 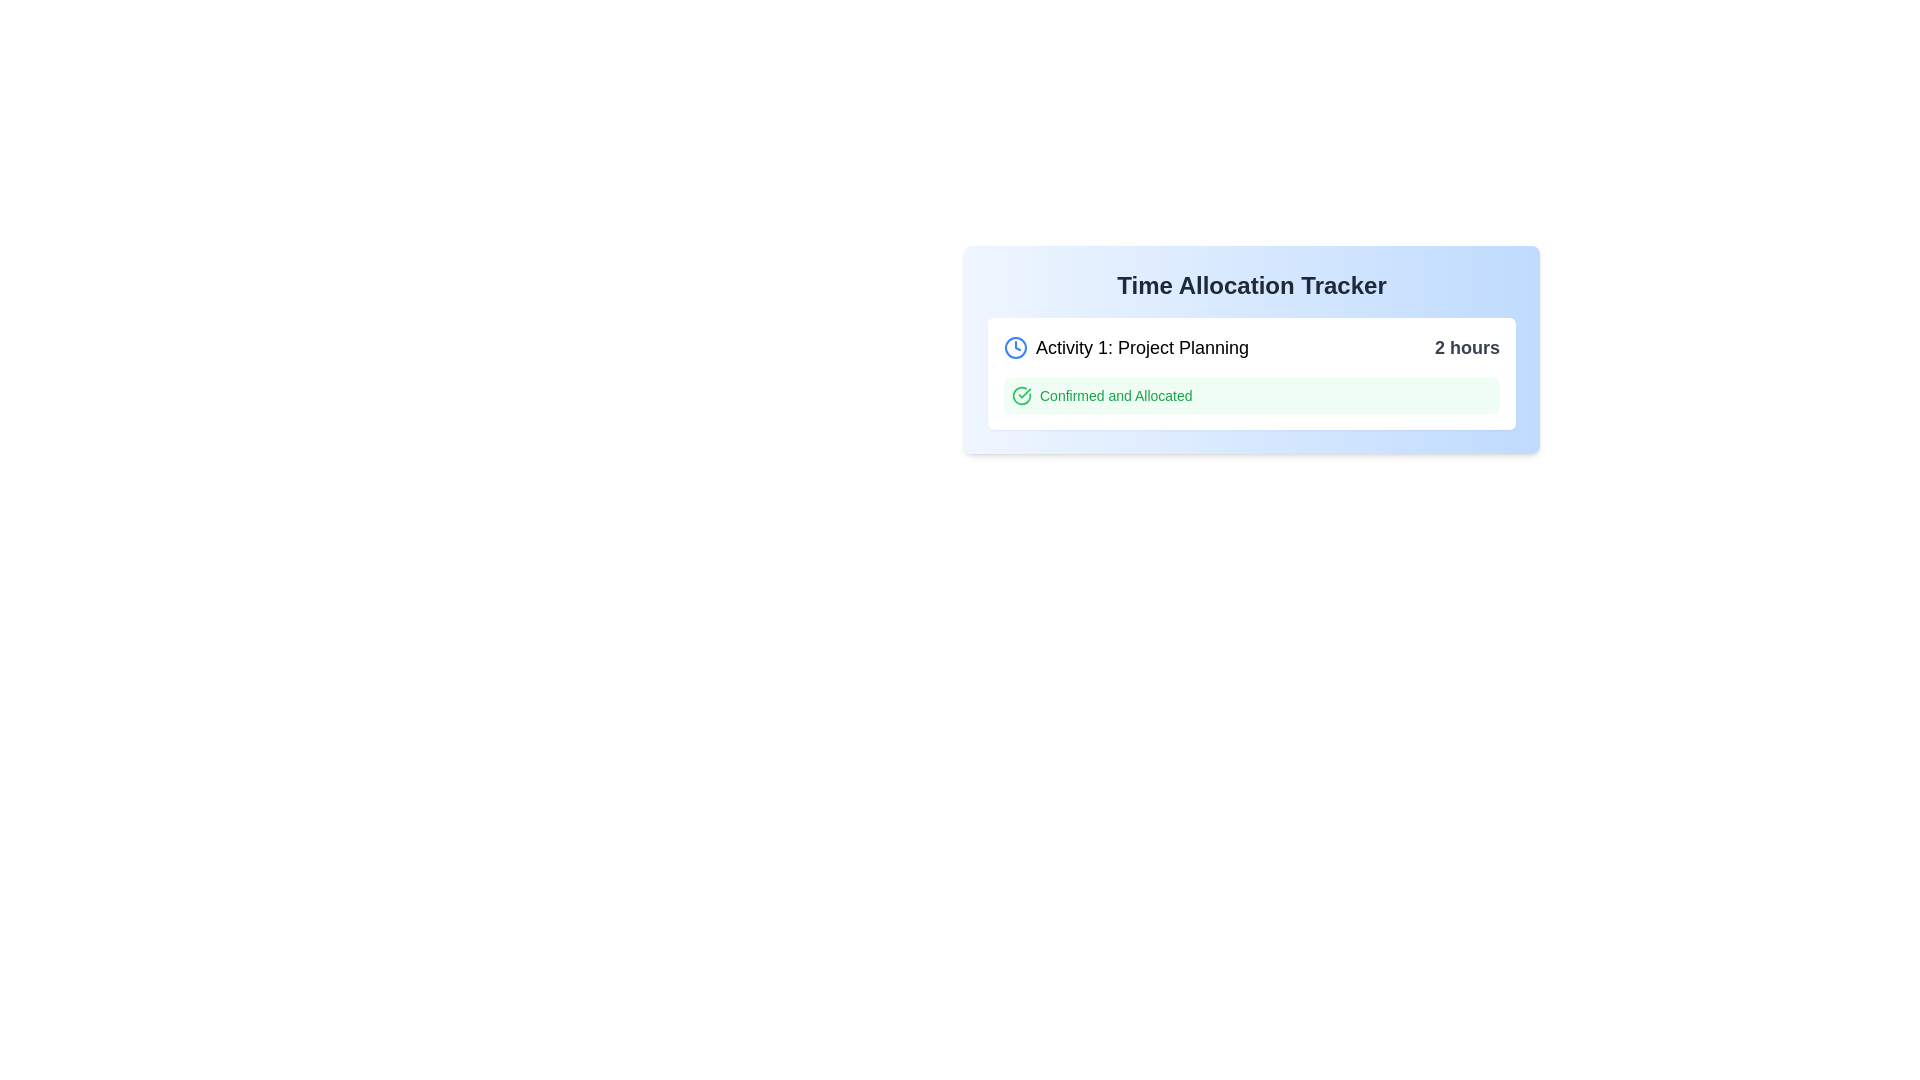 I want to click on the green circular icon with a checkmark inside, which symbolizes confirmation, so click(x=1022, y=396).